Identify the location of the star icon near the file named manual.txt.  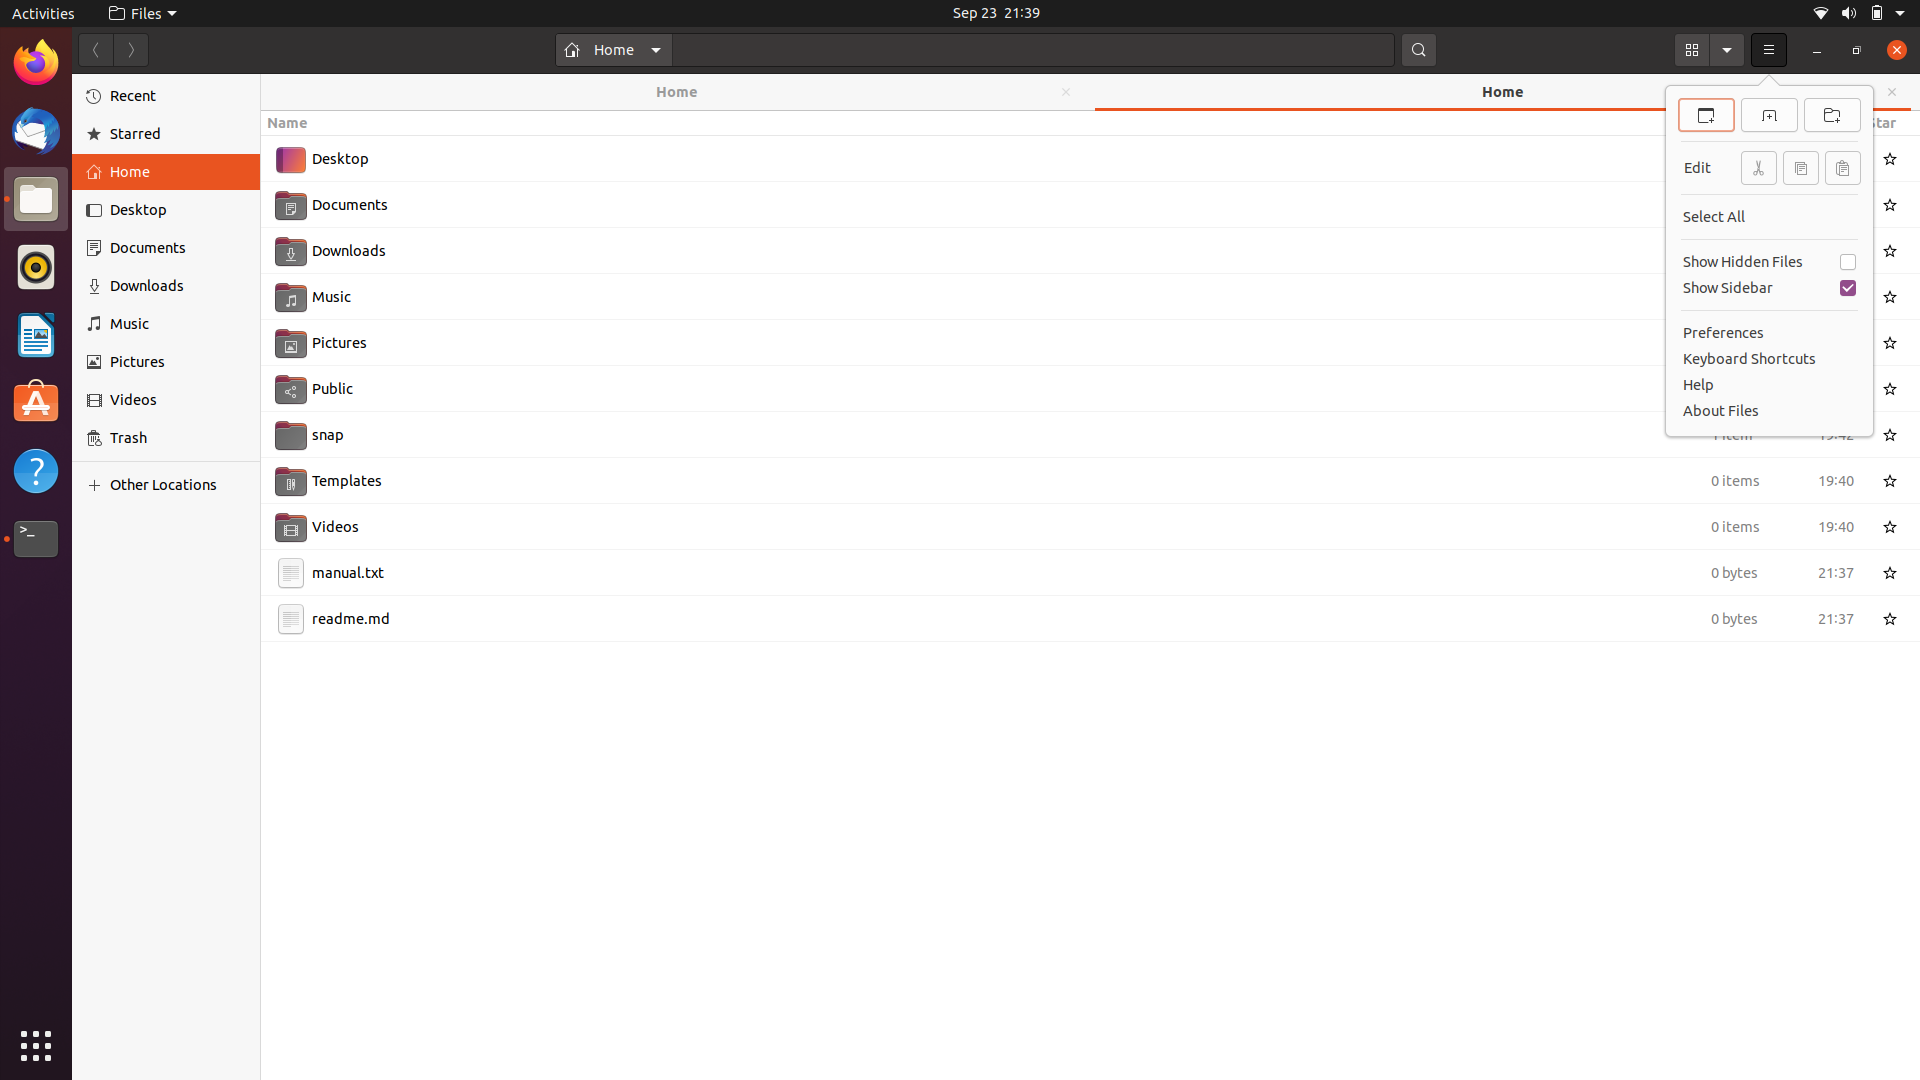
(1891, 570).